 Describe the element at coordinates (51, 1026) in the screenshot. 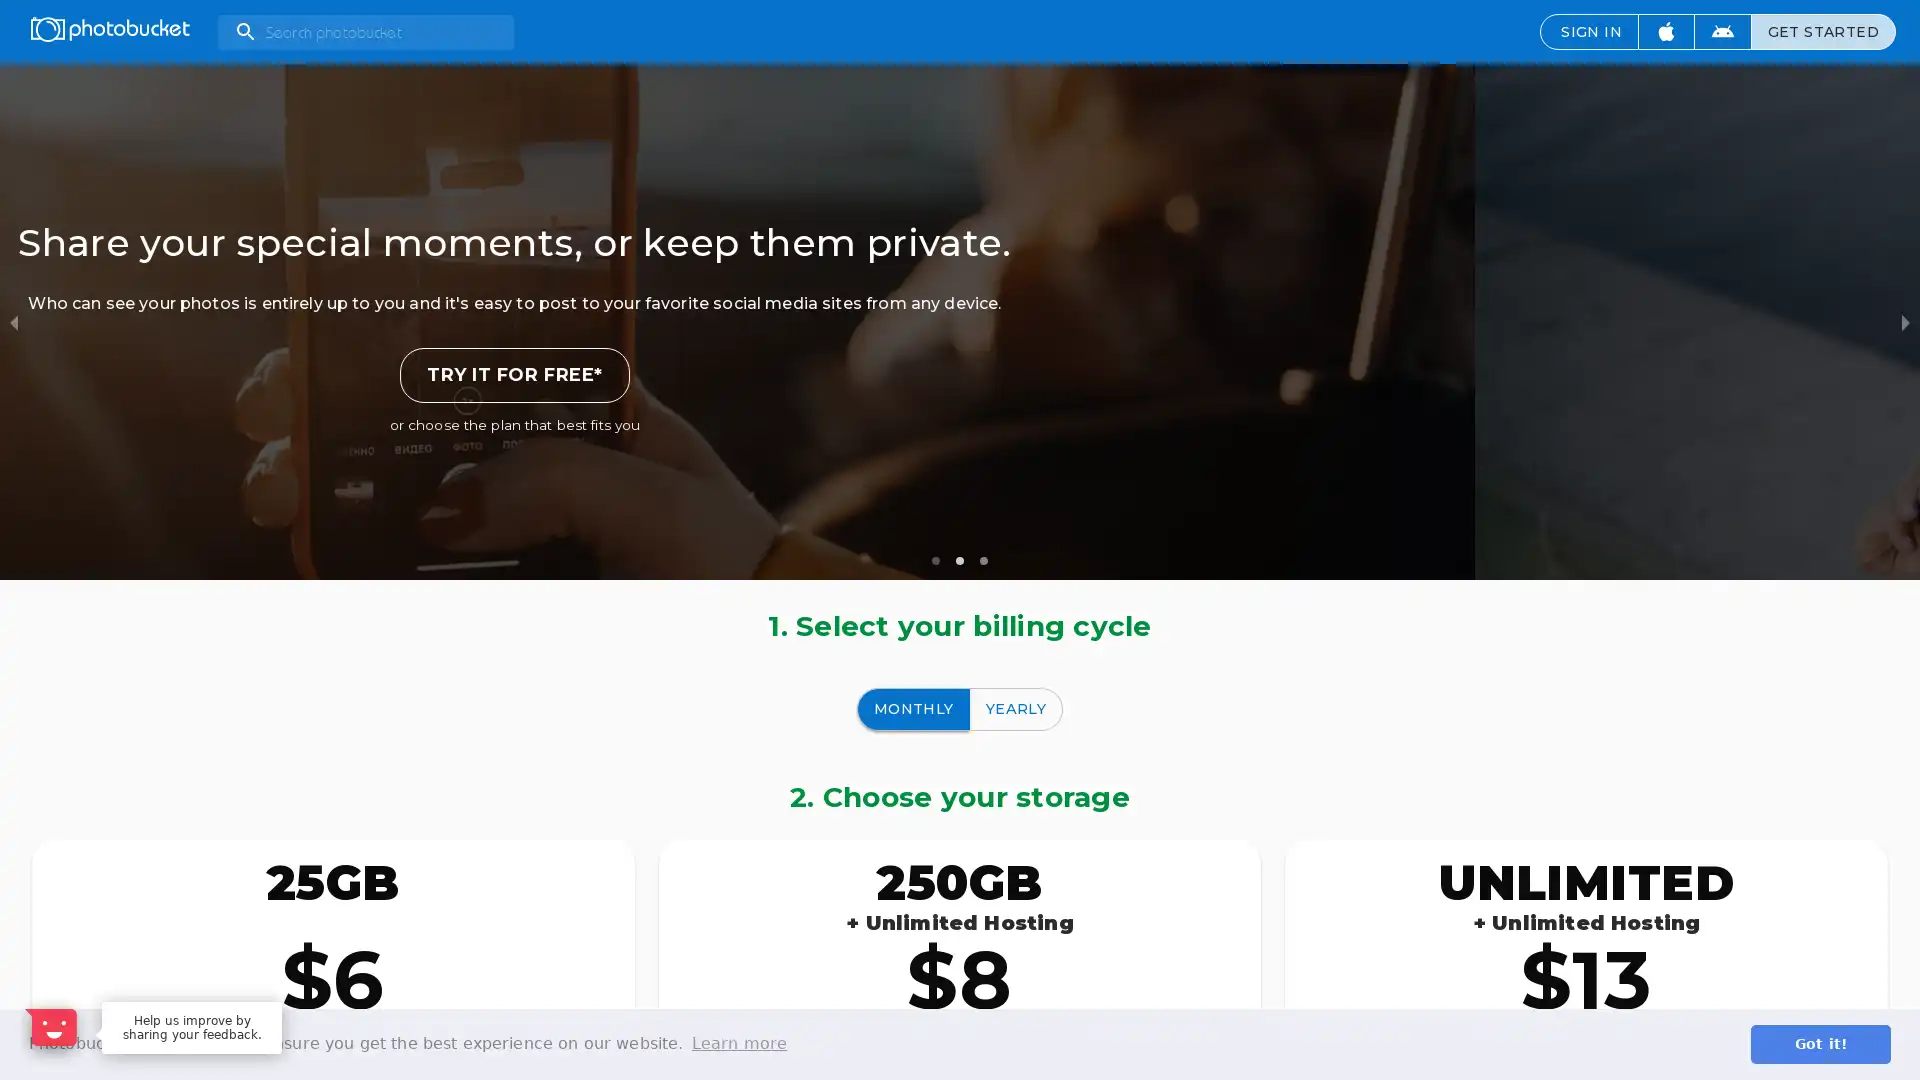

I see `Open` at that location.